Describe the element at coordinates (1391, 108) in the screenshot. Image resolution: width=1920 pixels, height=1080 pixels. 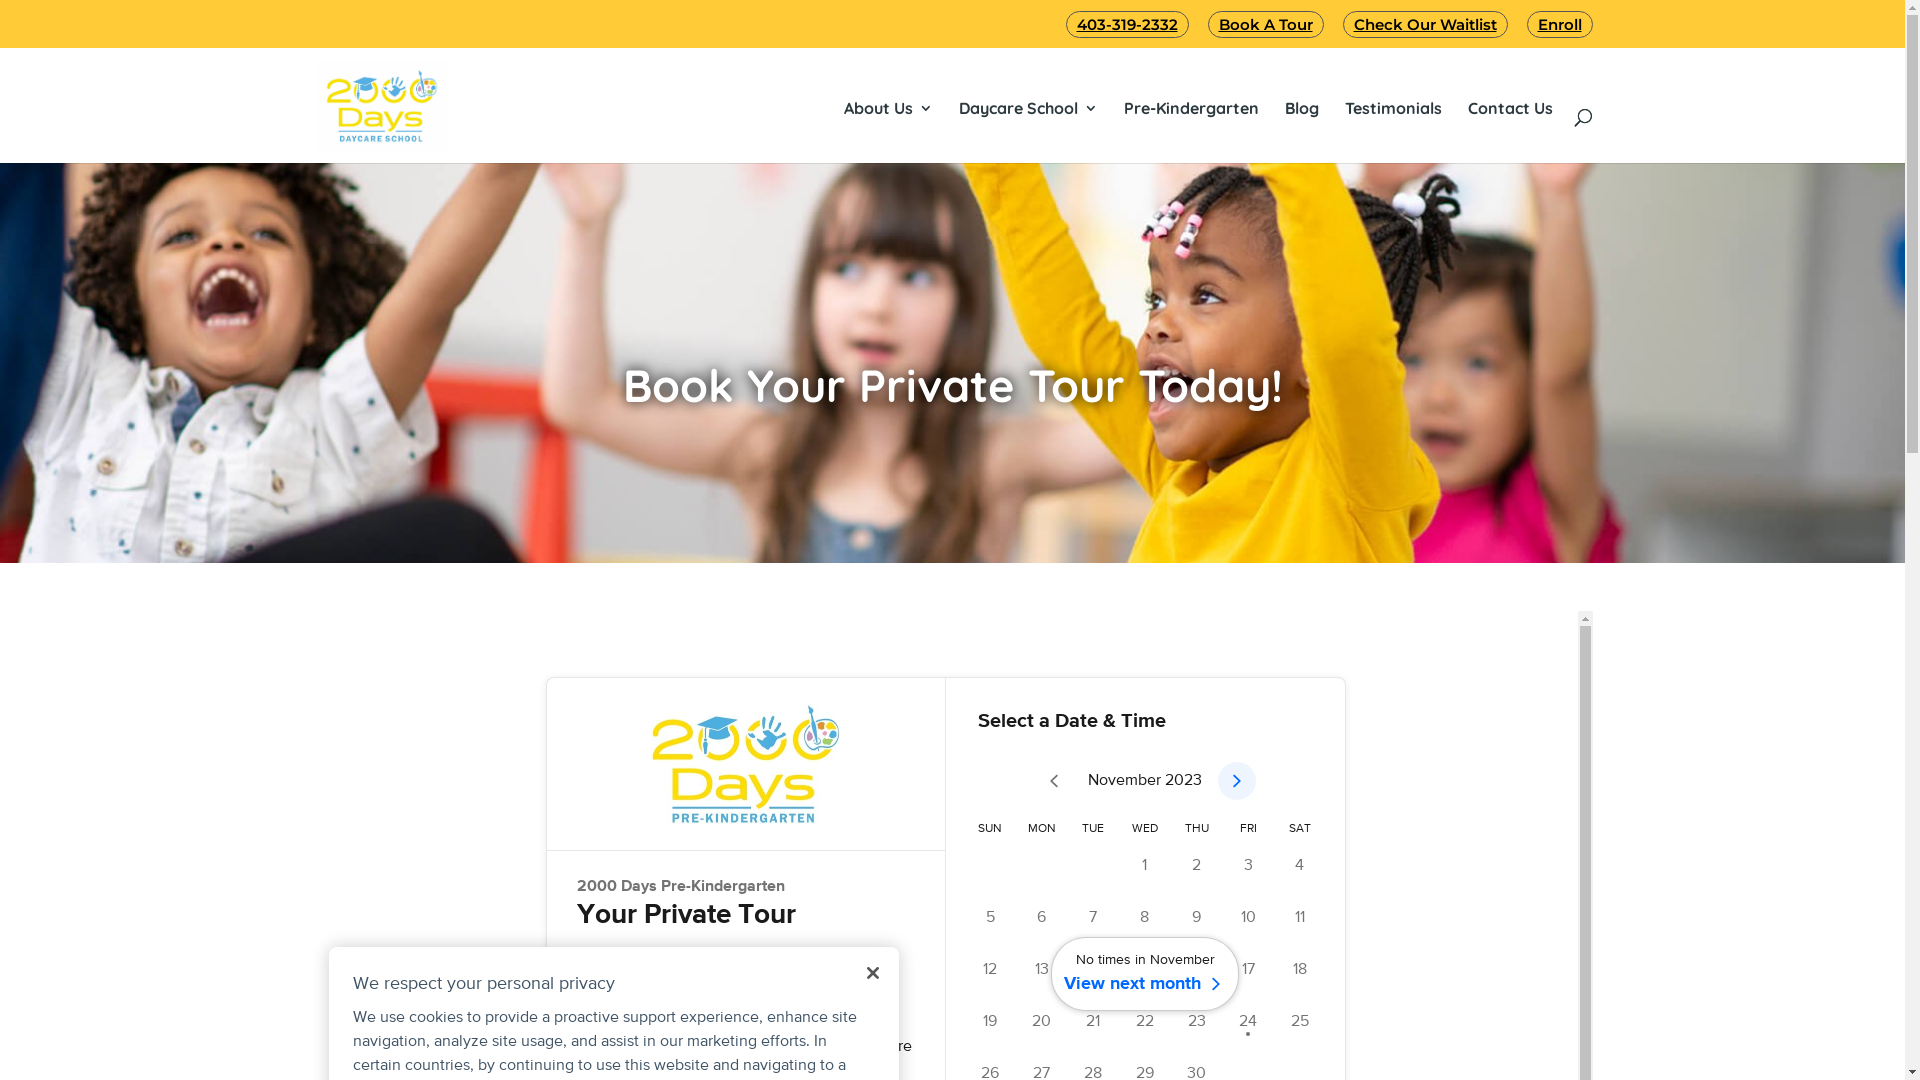
I see `'Testimonials'` at that location.